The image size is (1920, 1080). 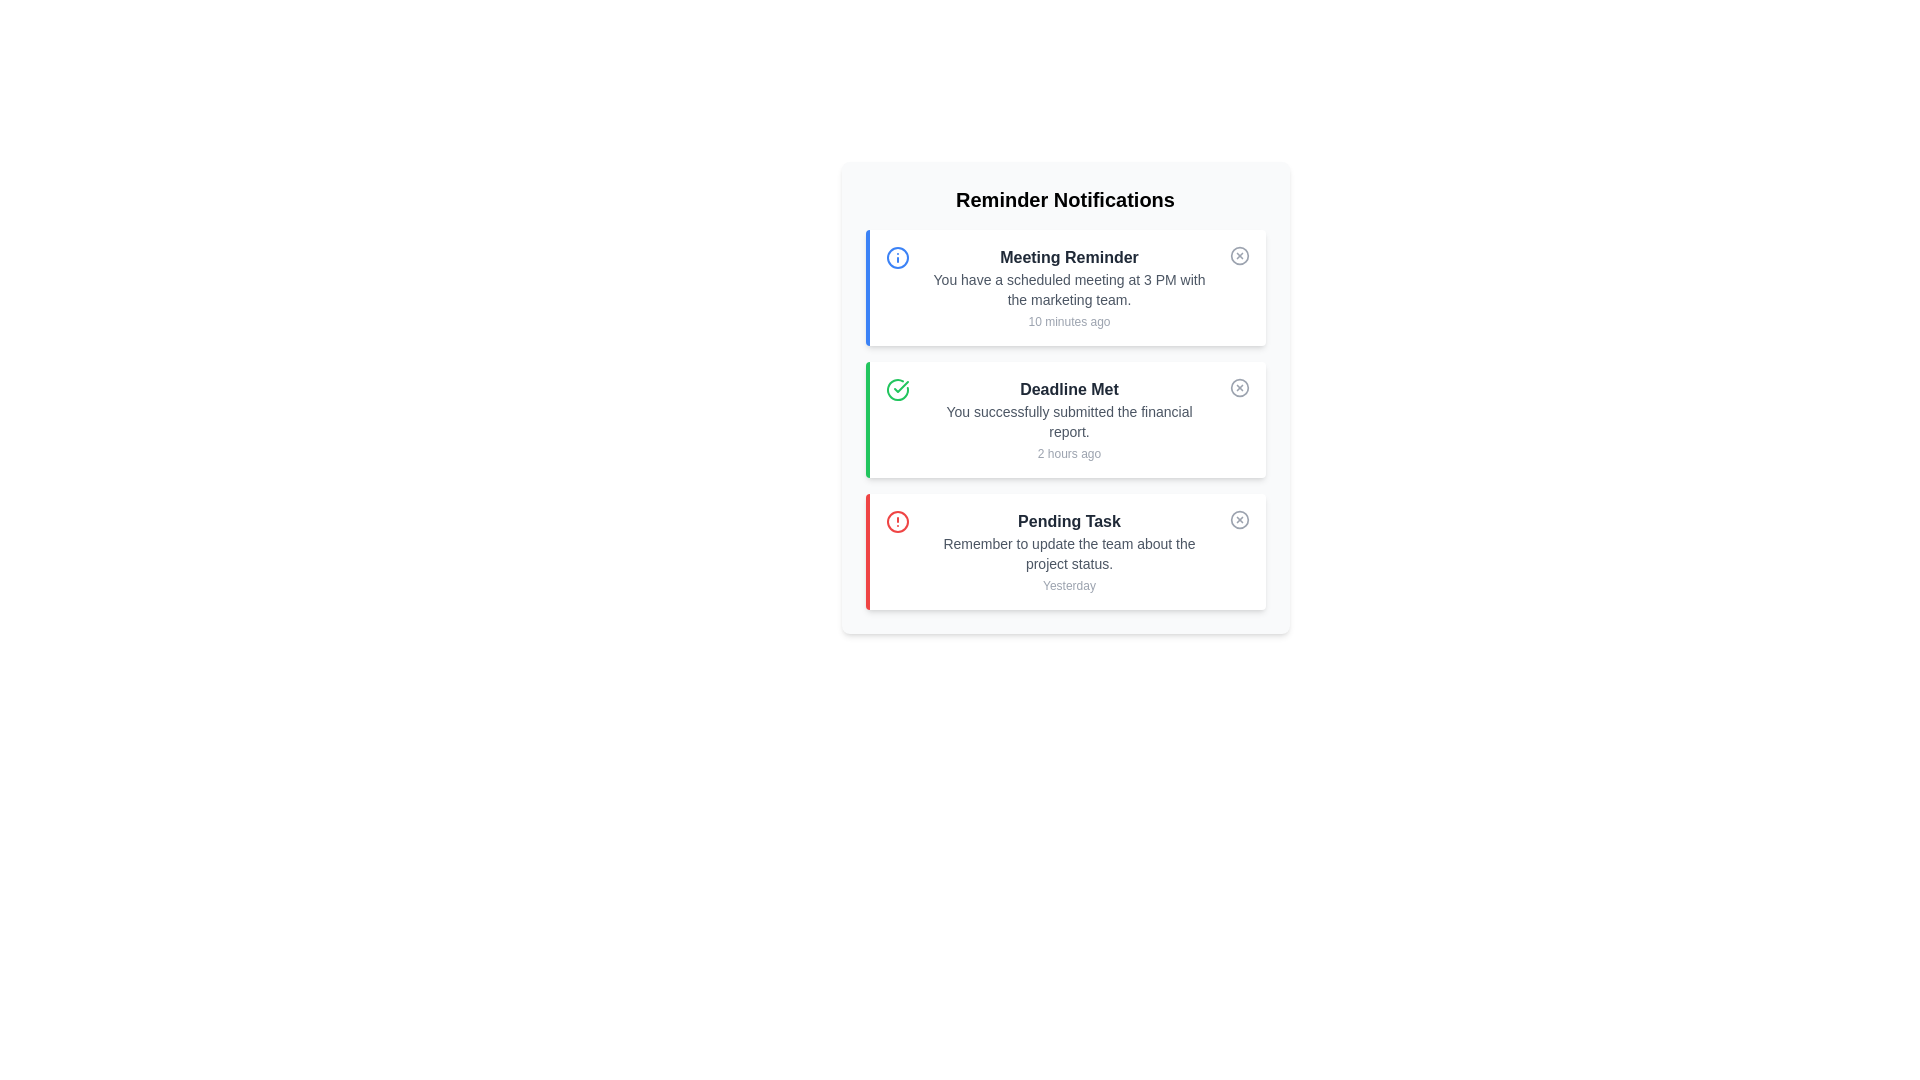 I want to click on the text label reading 'Pending Task', which is styled with a bold and dark gray font at the top of the last notification card in the notification interface, so click(x=1068, y=520).